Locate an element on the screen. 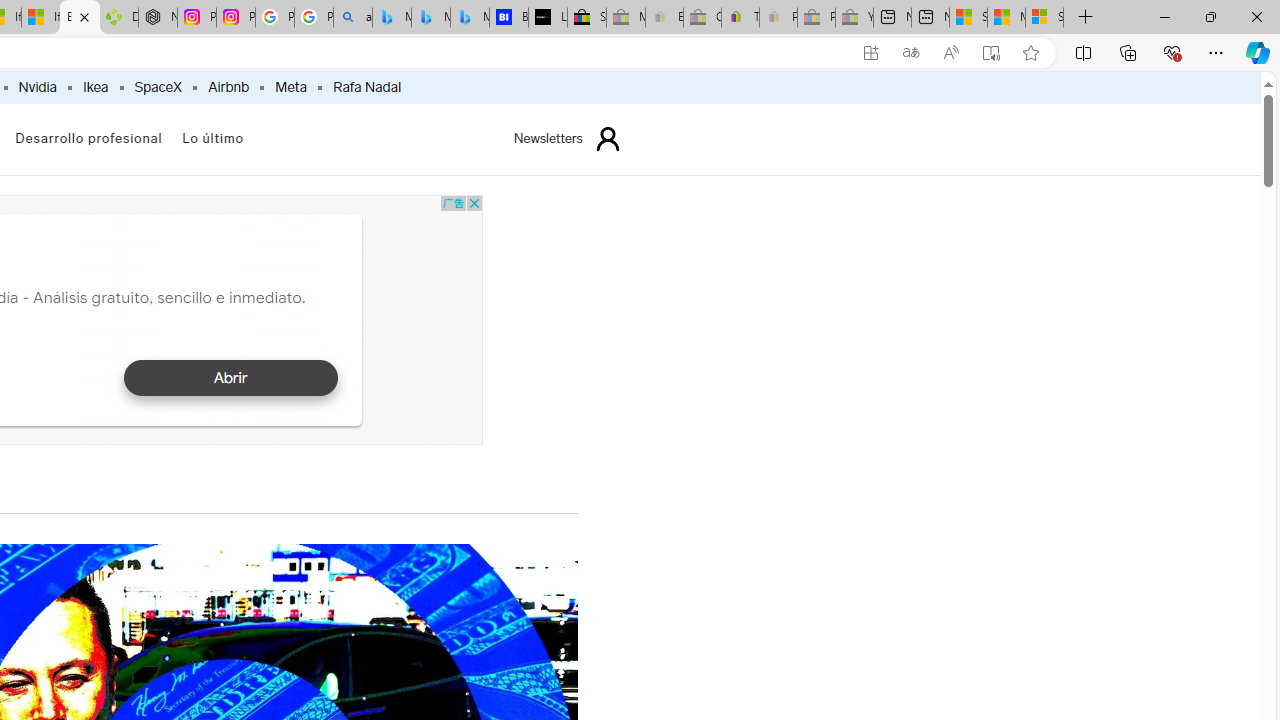 Image resolution: width=1280 pixels, height=720 pixels. 'Microsoft Bing Travel - Flights from Hong Kong to Bangkok' is located at coordinates (391, 17).